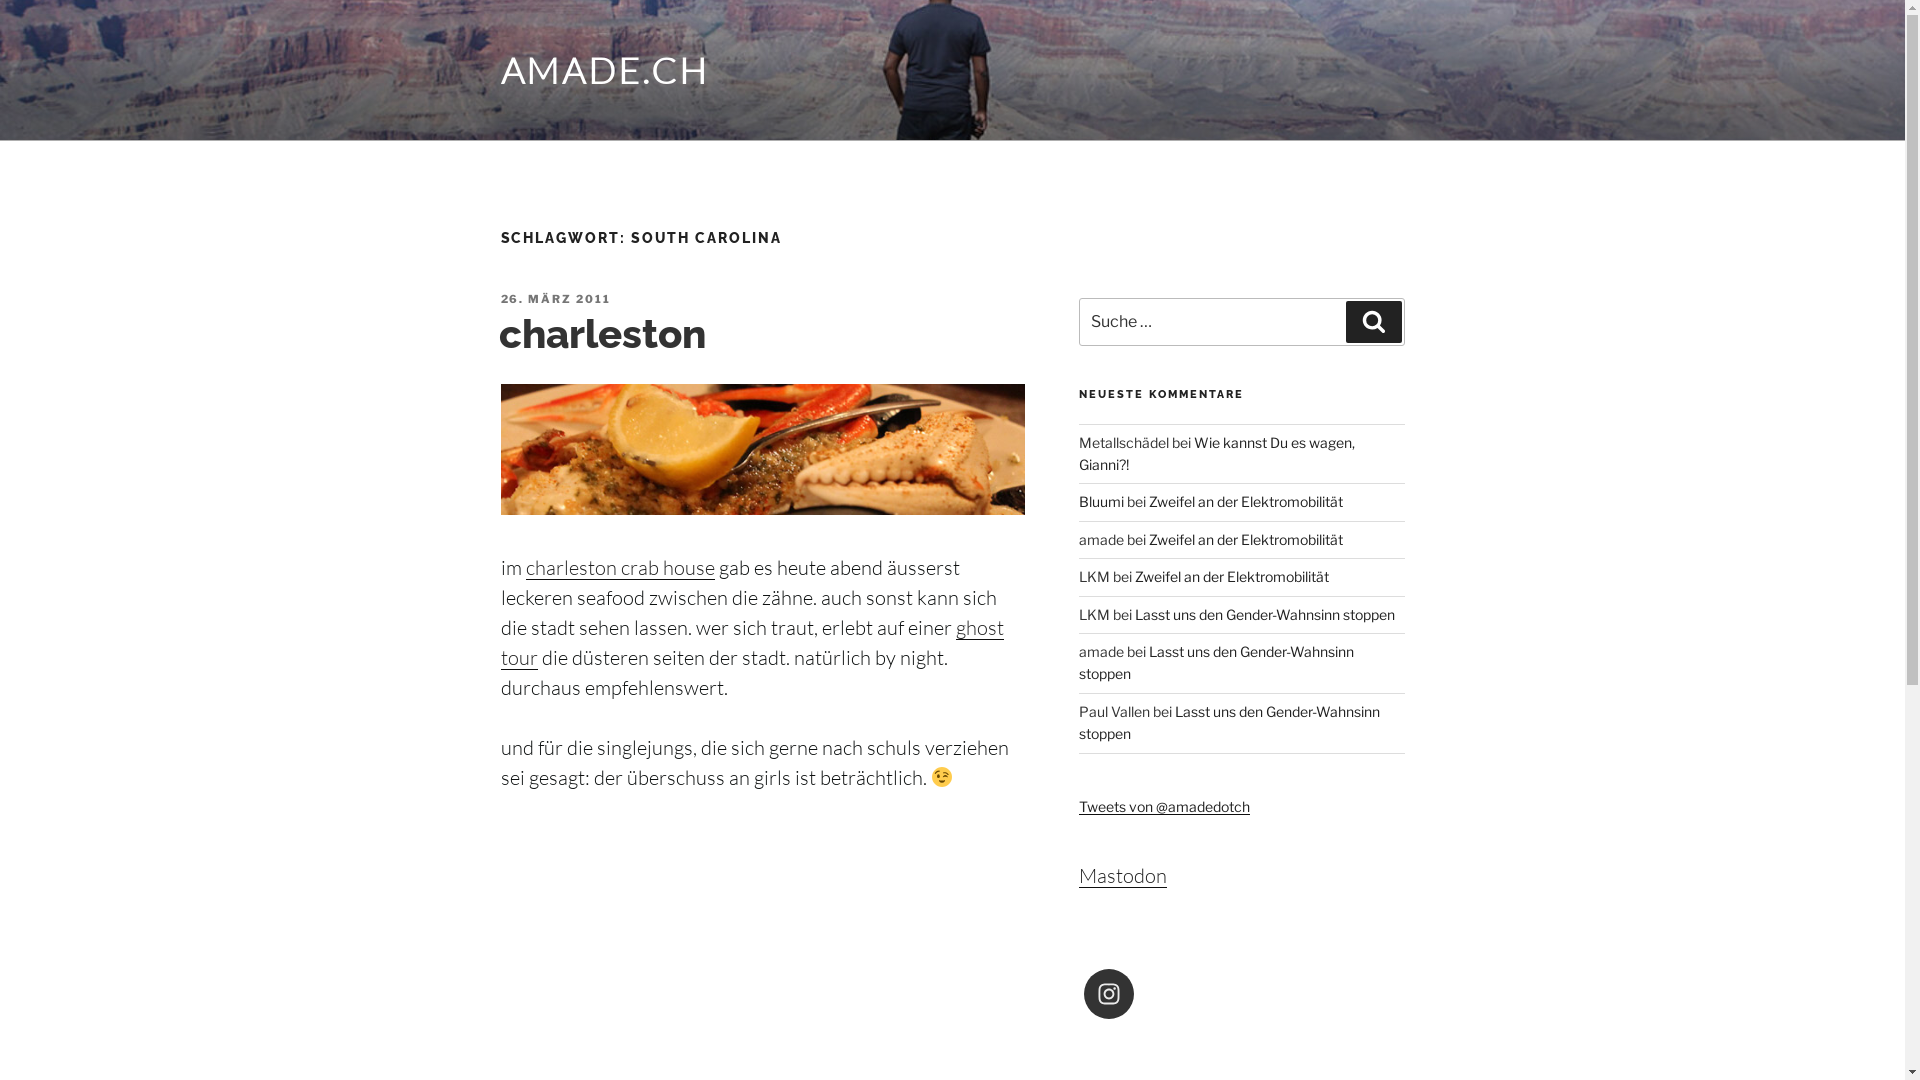 The height and width of the screenshot is (1080, 1920). What do you see at coordinates (603, 68) in the screenshot?
I see `'AMADE.CH'` at bounding box center [603, 68].